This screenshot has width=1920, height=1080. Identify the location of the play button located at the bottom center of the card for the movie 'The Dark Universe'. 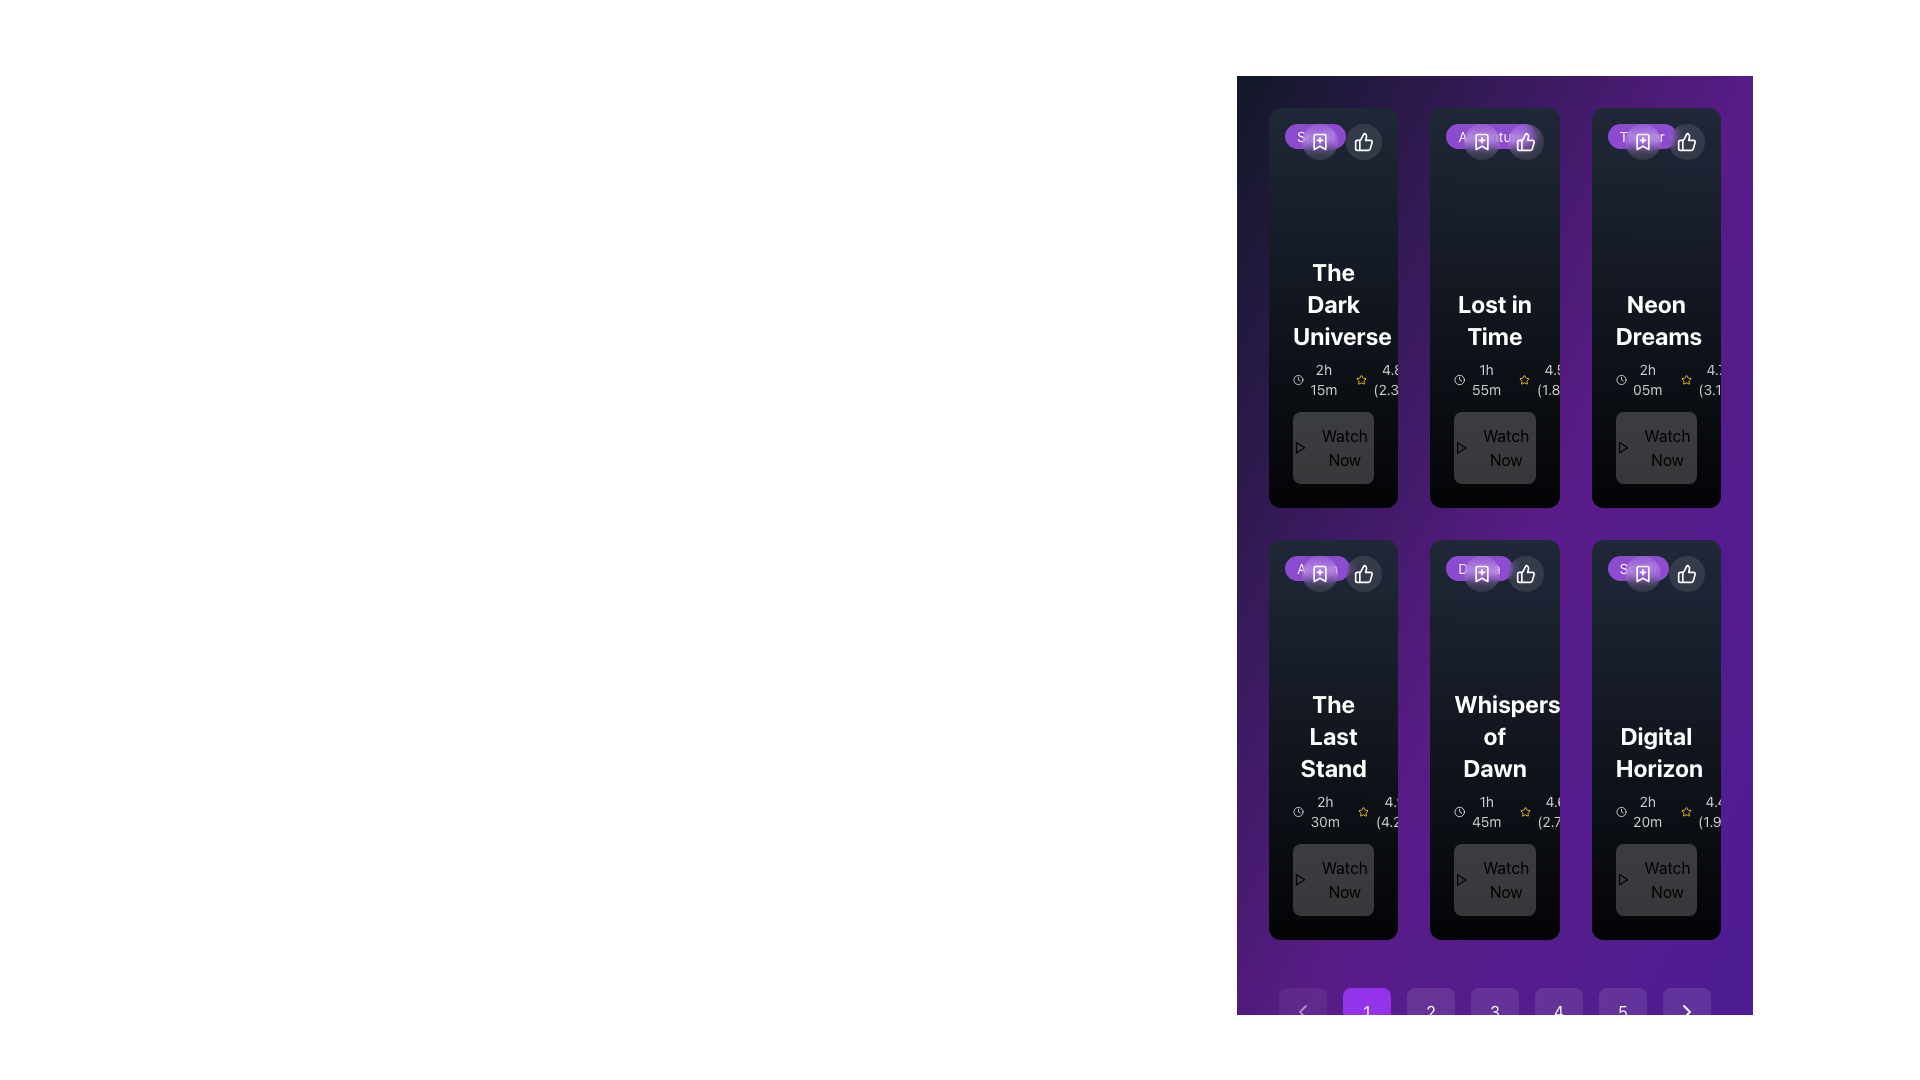
(1333, 446).